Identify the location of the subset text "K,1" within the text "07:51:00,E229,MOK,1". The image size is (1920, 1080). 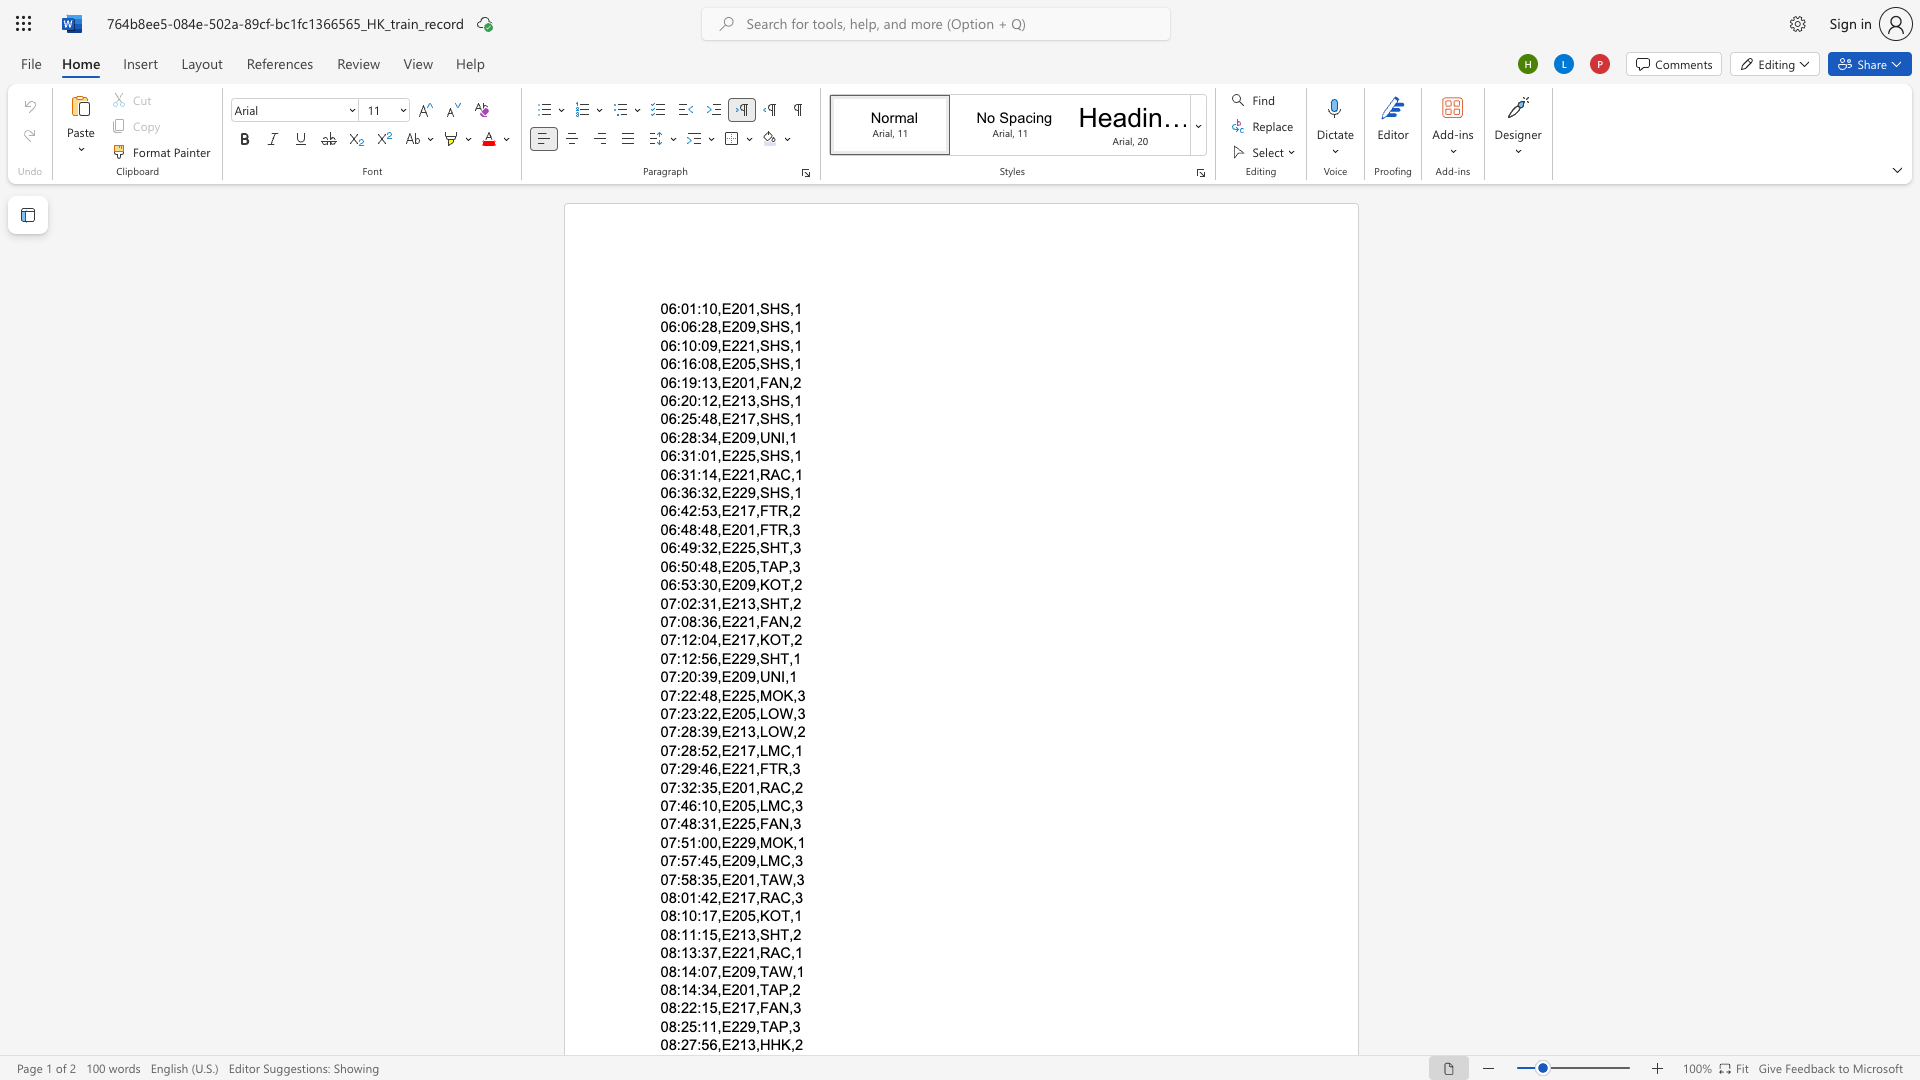
(782, 842).